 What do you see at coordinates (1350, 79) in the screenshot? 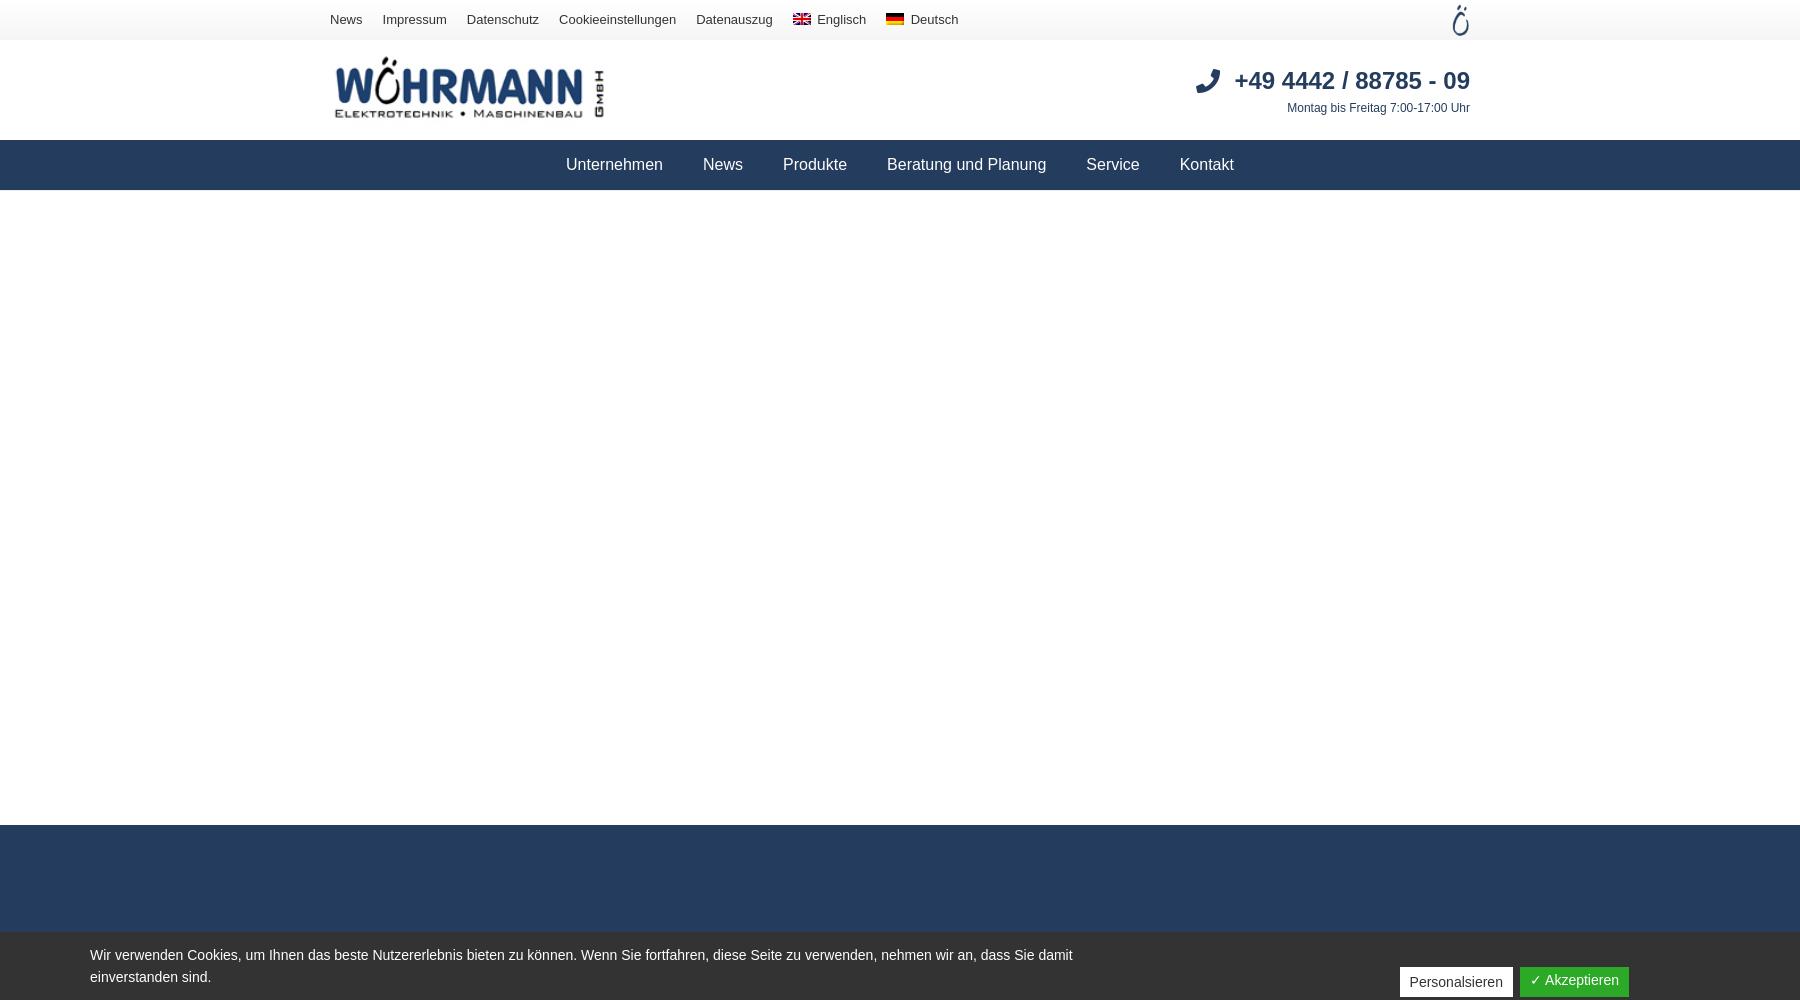
I see `'+49 4442 / 88785 - 09'` at bounding box center [1350, 79].